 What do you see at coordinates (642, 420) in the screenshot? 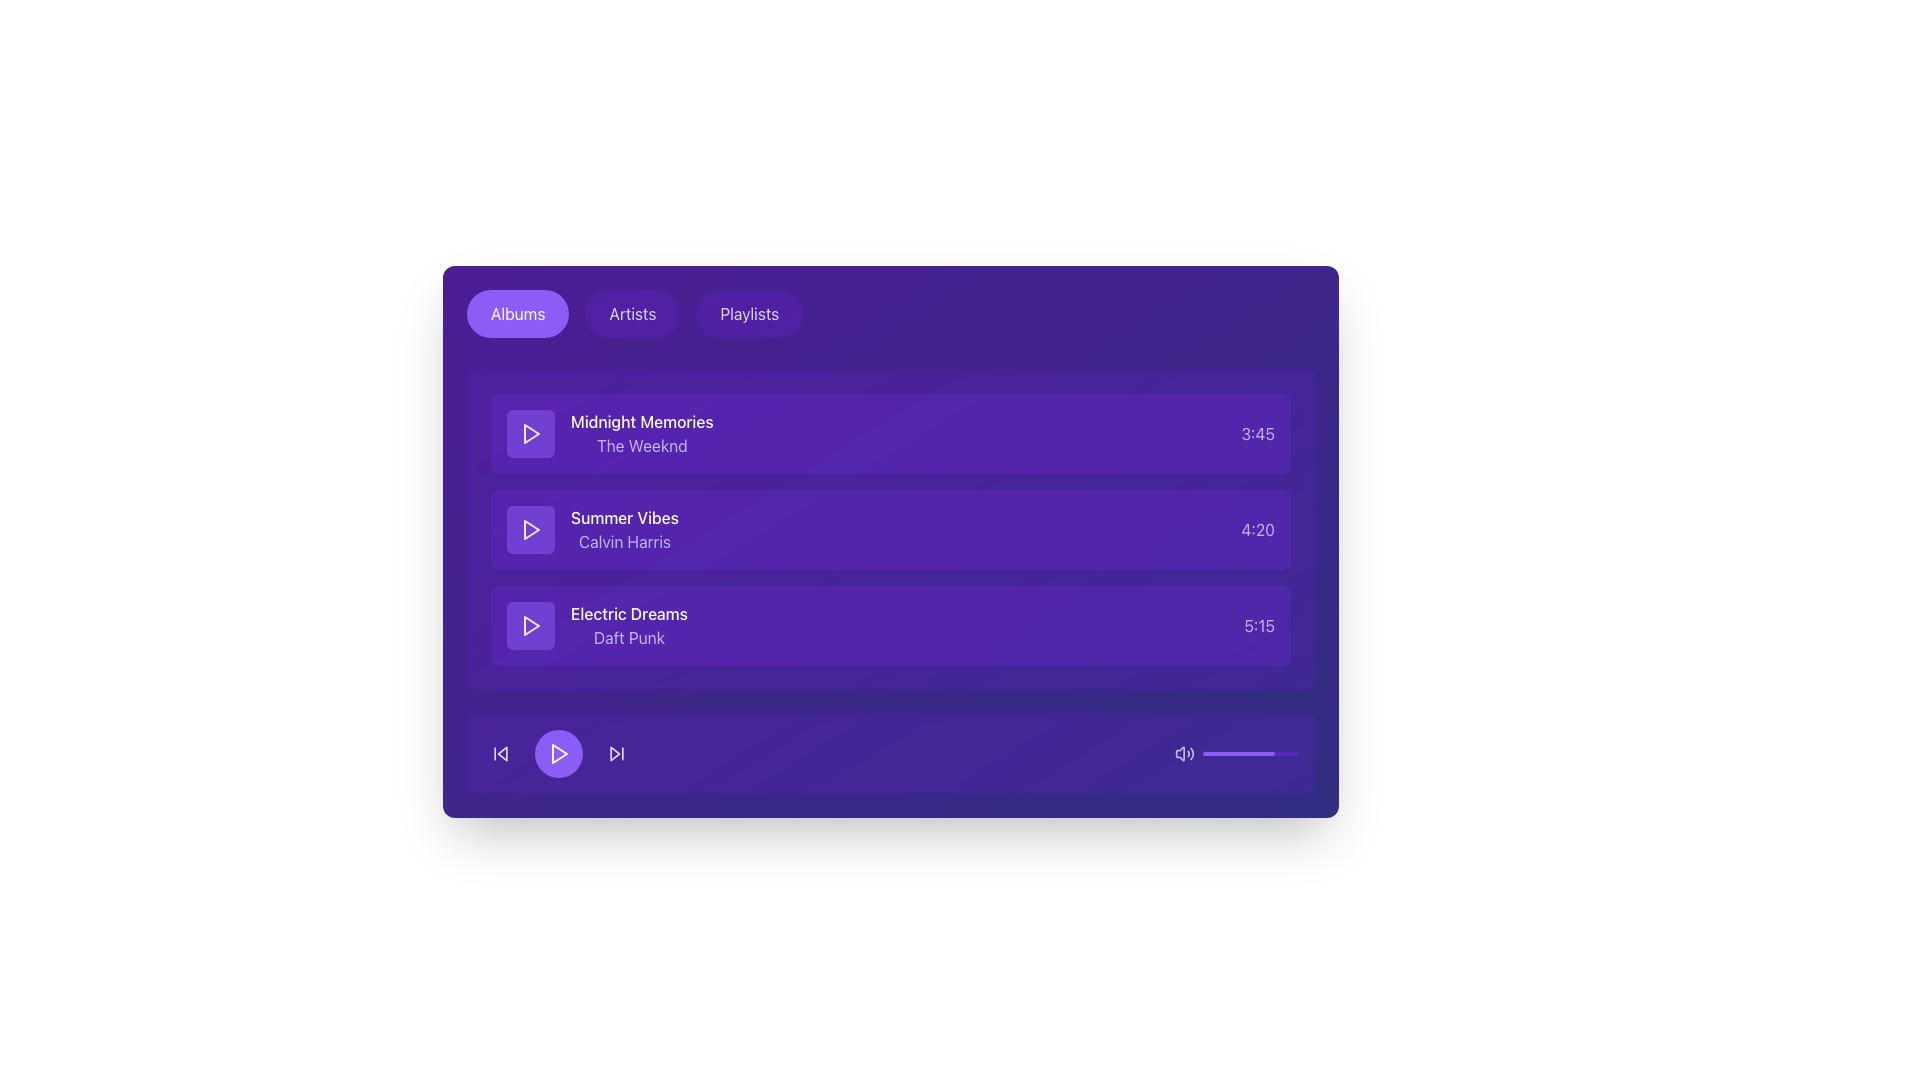
I see `the title text element located at the top of the list, which is positioned to the right of the play button icon and above the smaller text label displaying 'The Weeknd'` at bounding box center [642, 420].